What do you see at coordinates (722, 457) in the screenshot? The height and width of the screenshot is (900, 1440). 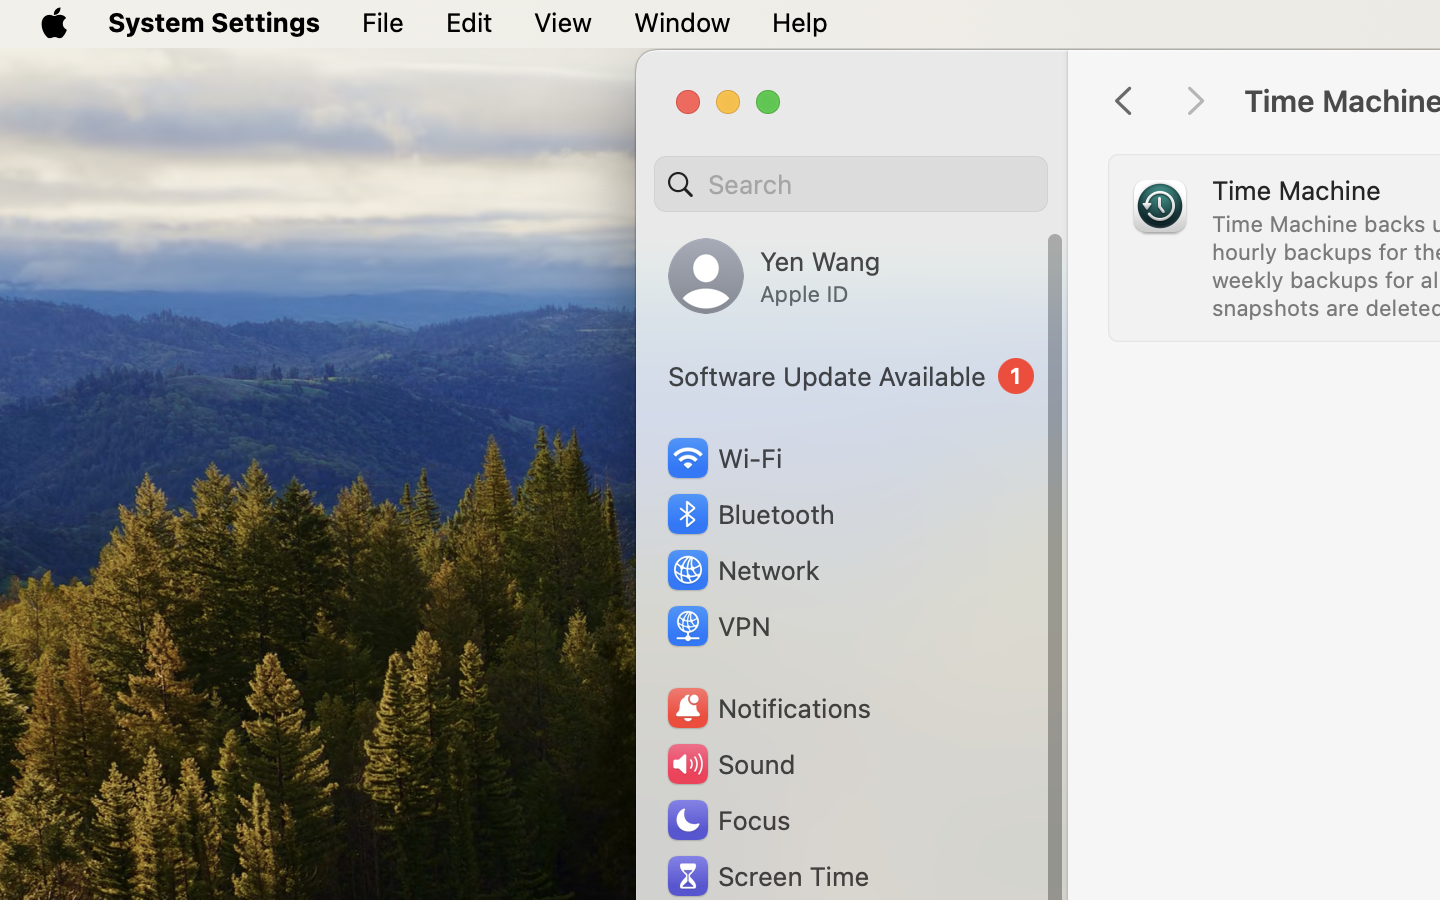 I see `'Wi‑Fi'` at bounding box center [722, 457].